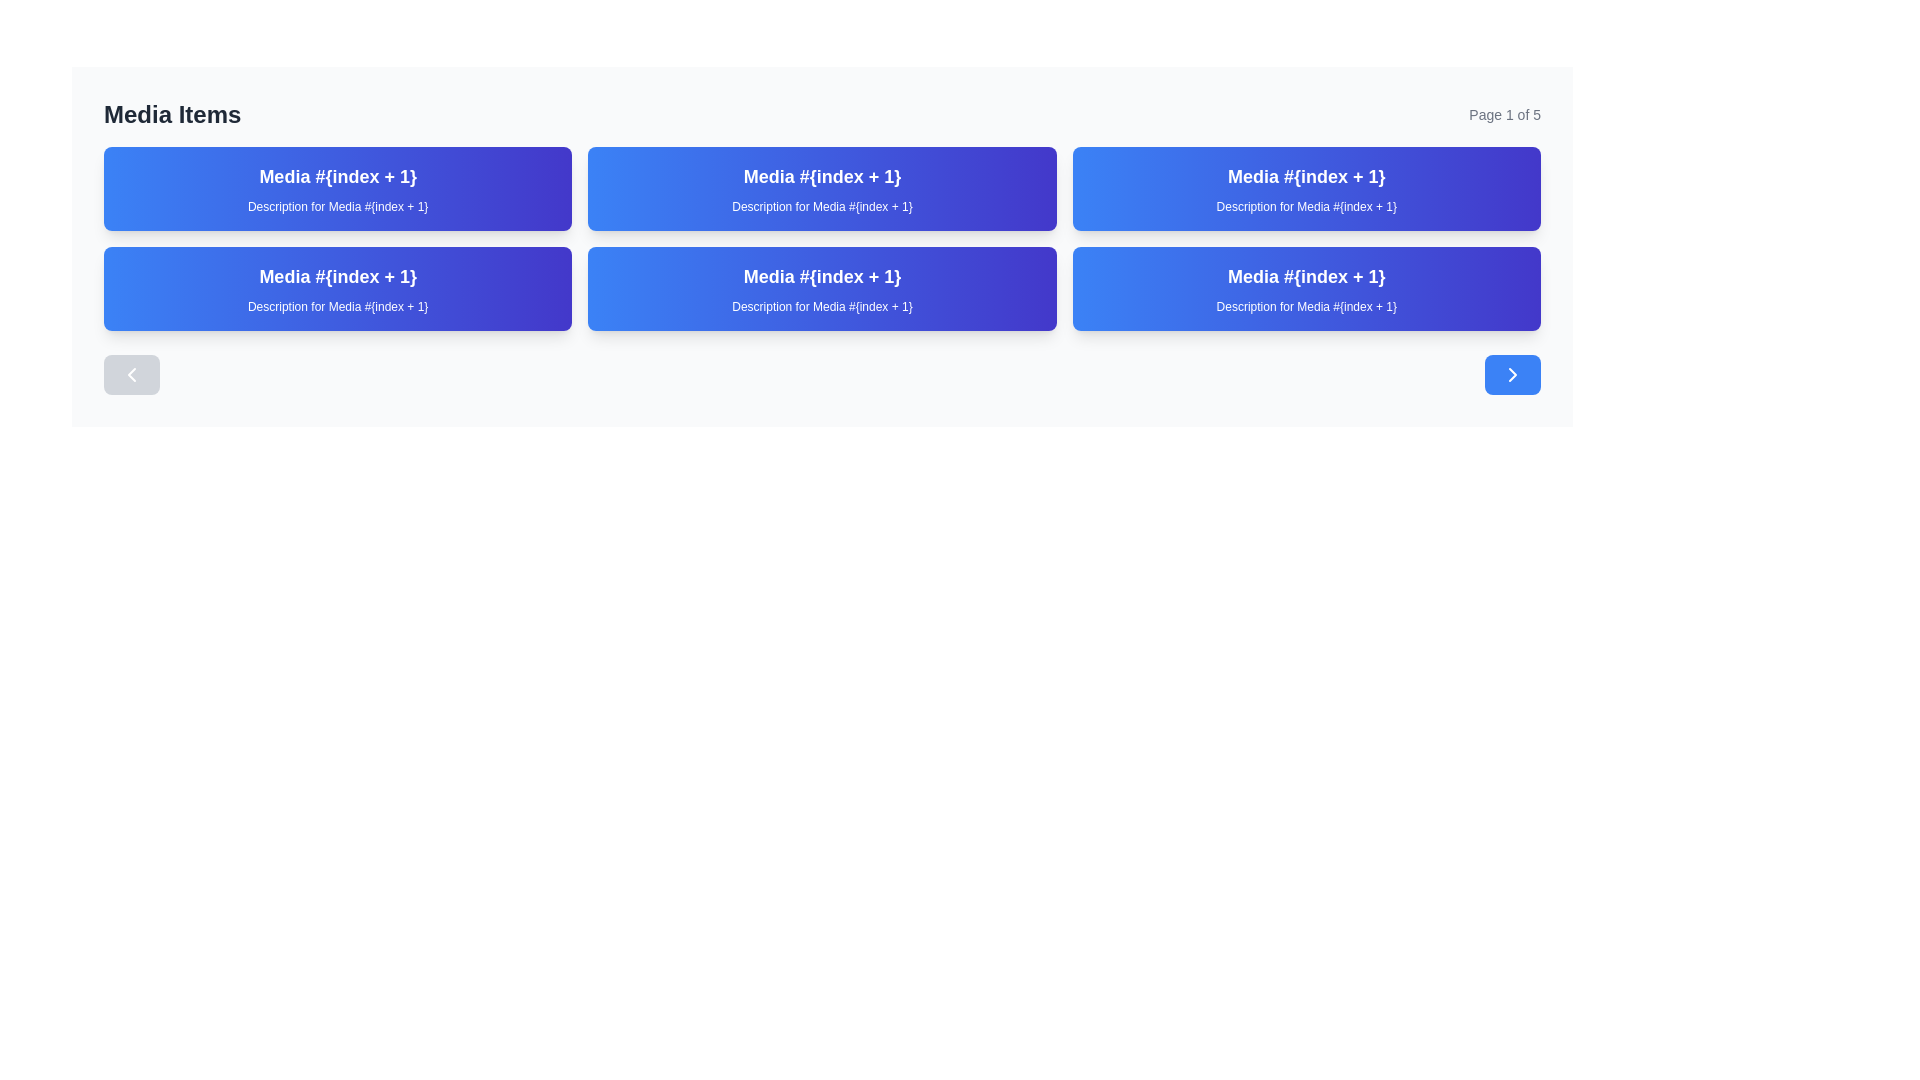  Describe the element at coordinates (822, 307) in the screenshot. I see `the text label displaying 'Description for Media #{index + 1}', located below the bold title 'Media #{index + 1}' within the blue gradient rectangular card in the second row, third card of the grid layout` at that location.